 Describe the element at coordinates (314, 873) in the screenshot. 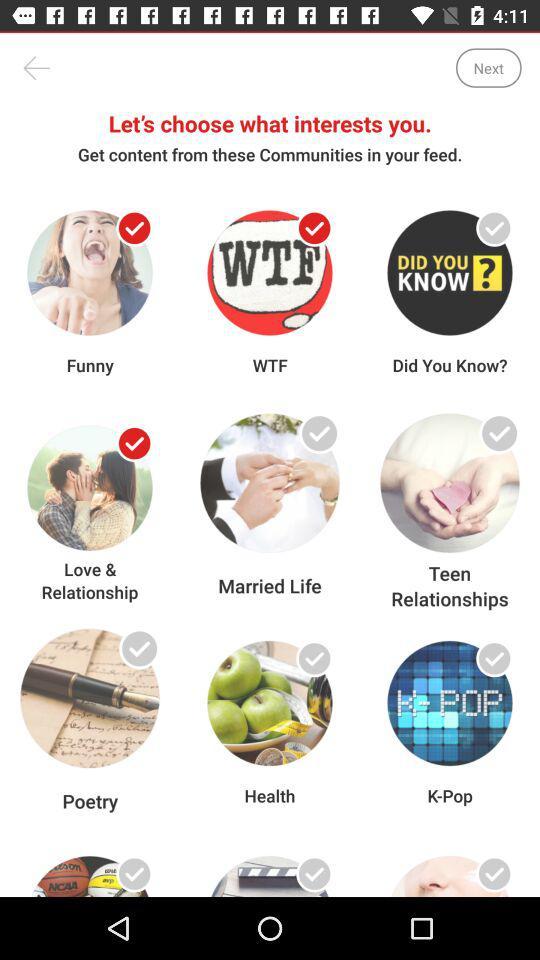

I see `link` at that location.